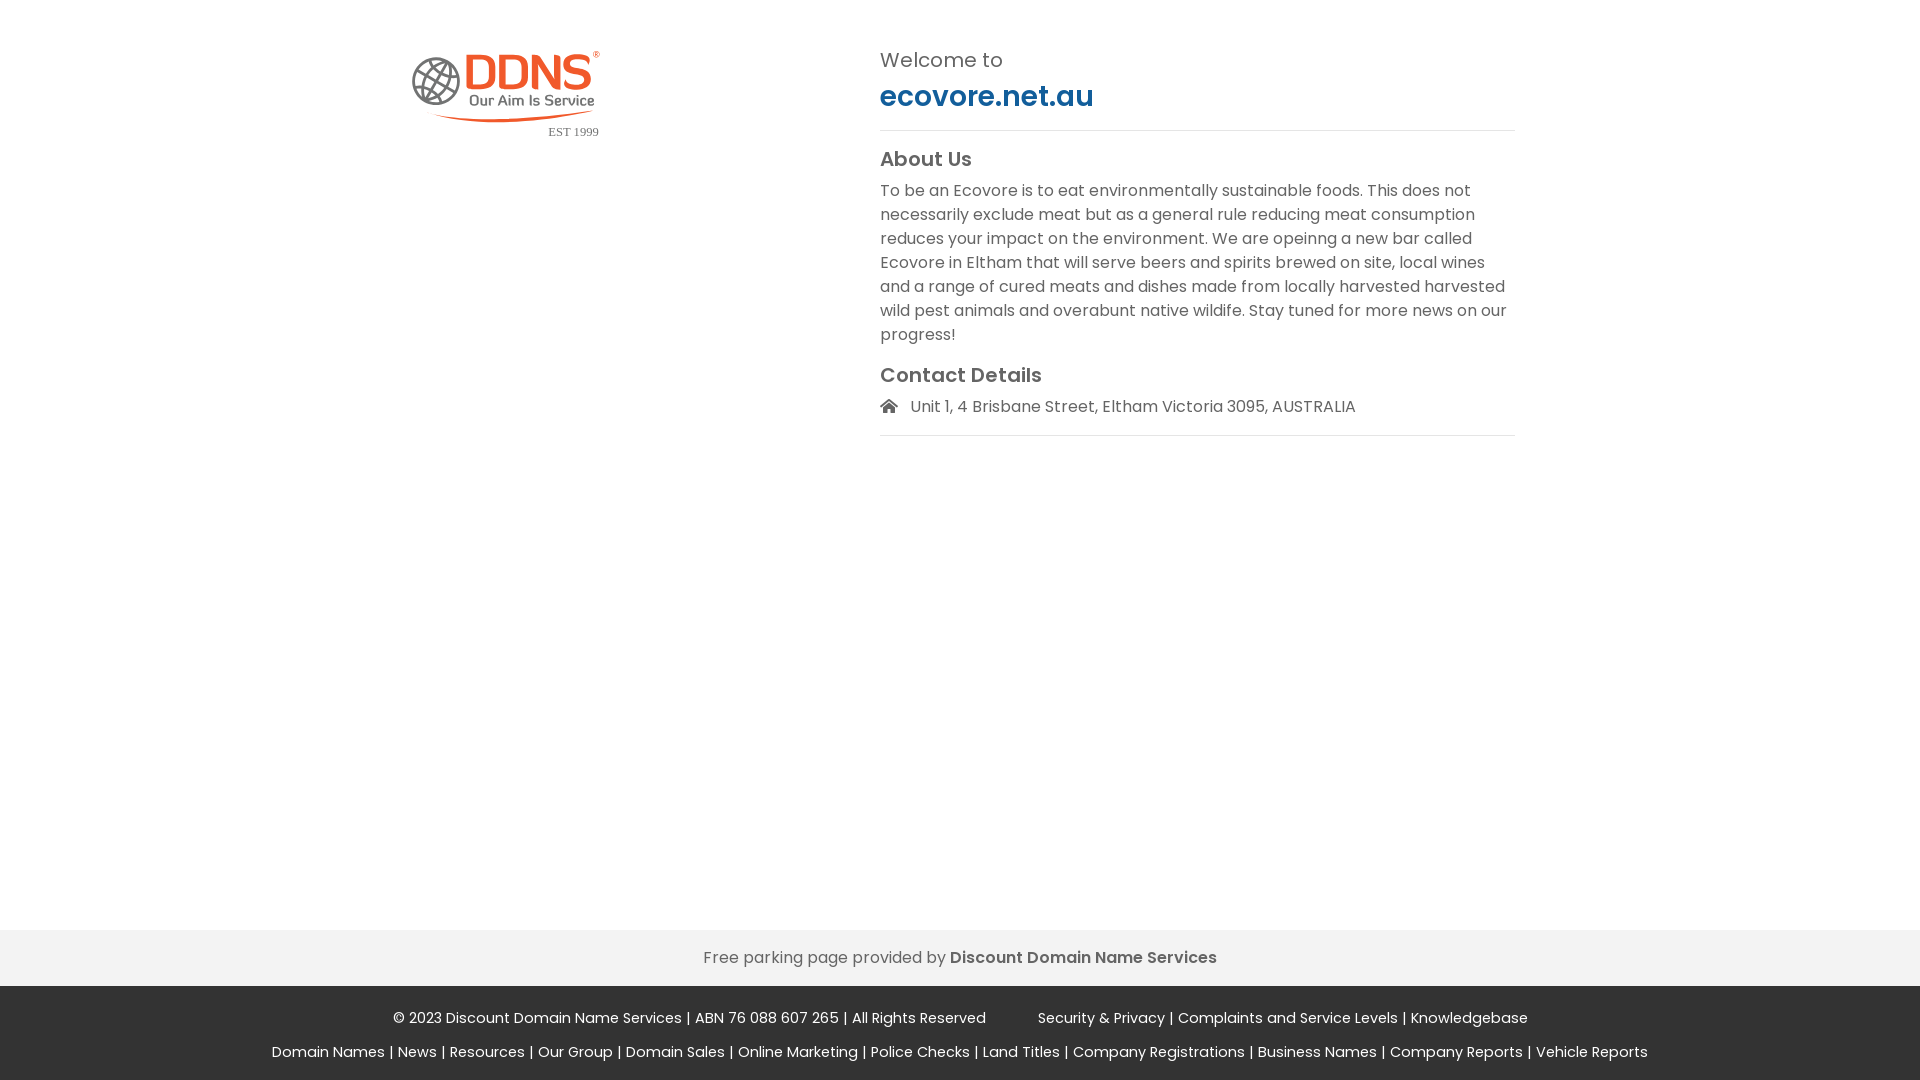  Describe the element at coordinates (1468, 1018) in the screenshot. I see `'Knowledgebase'` at that location.